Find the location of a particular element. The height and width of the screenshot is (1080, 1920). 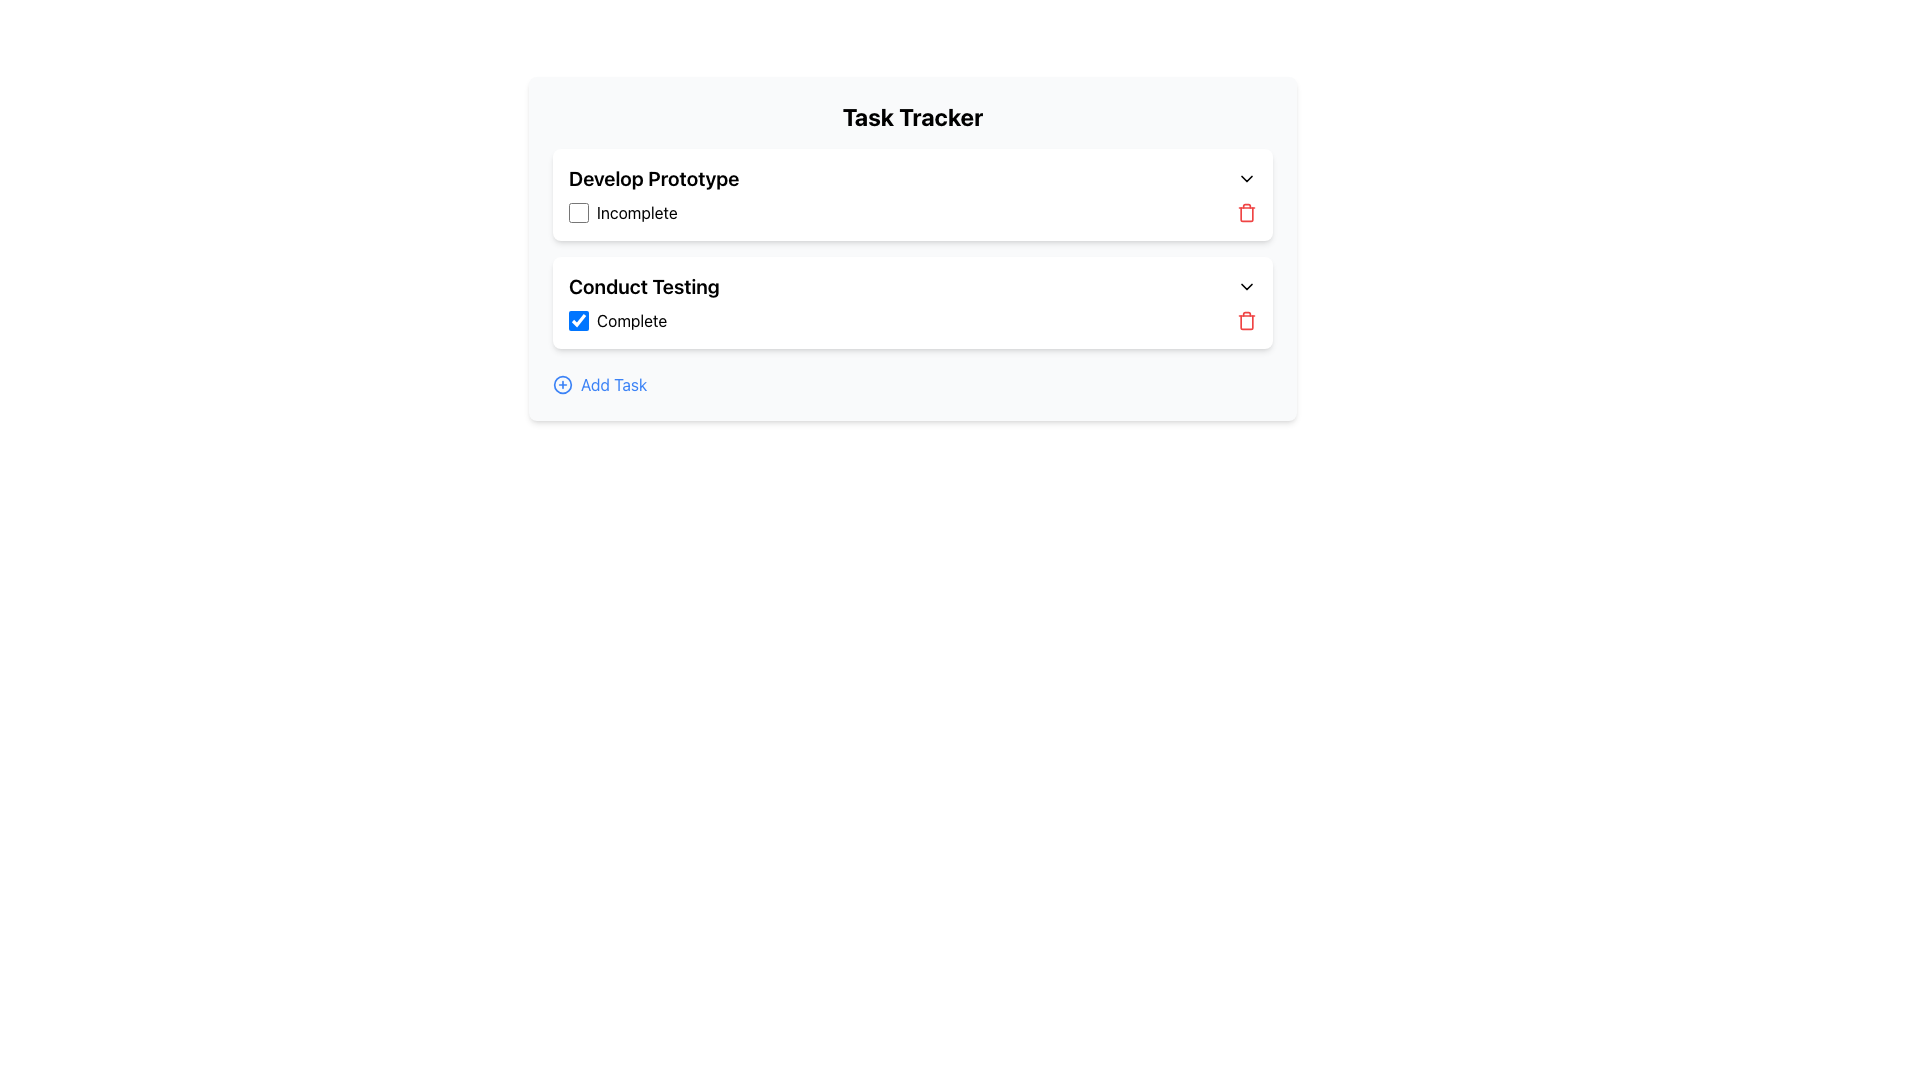

the checkbox beside the label 'Incomplete' in the 'Develop Prototype' task is located at coordinates (622, 212).